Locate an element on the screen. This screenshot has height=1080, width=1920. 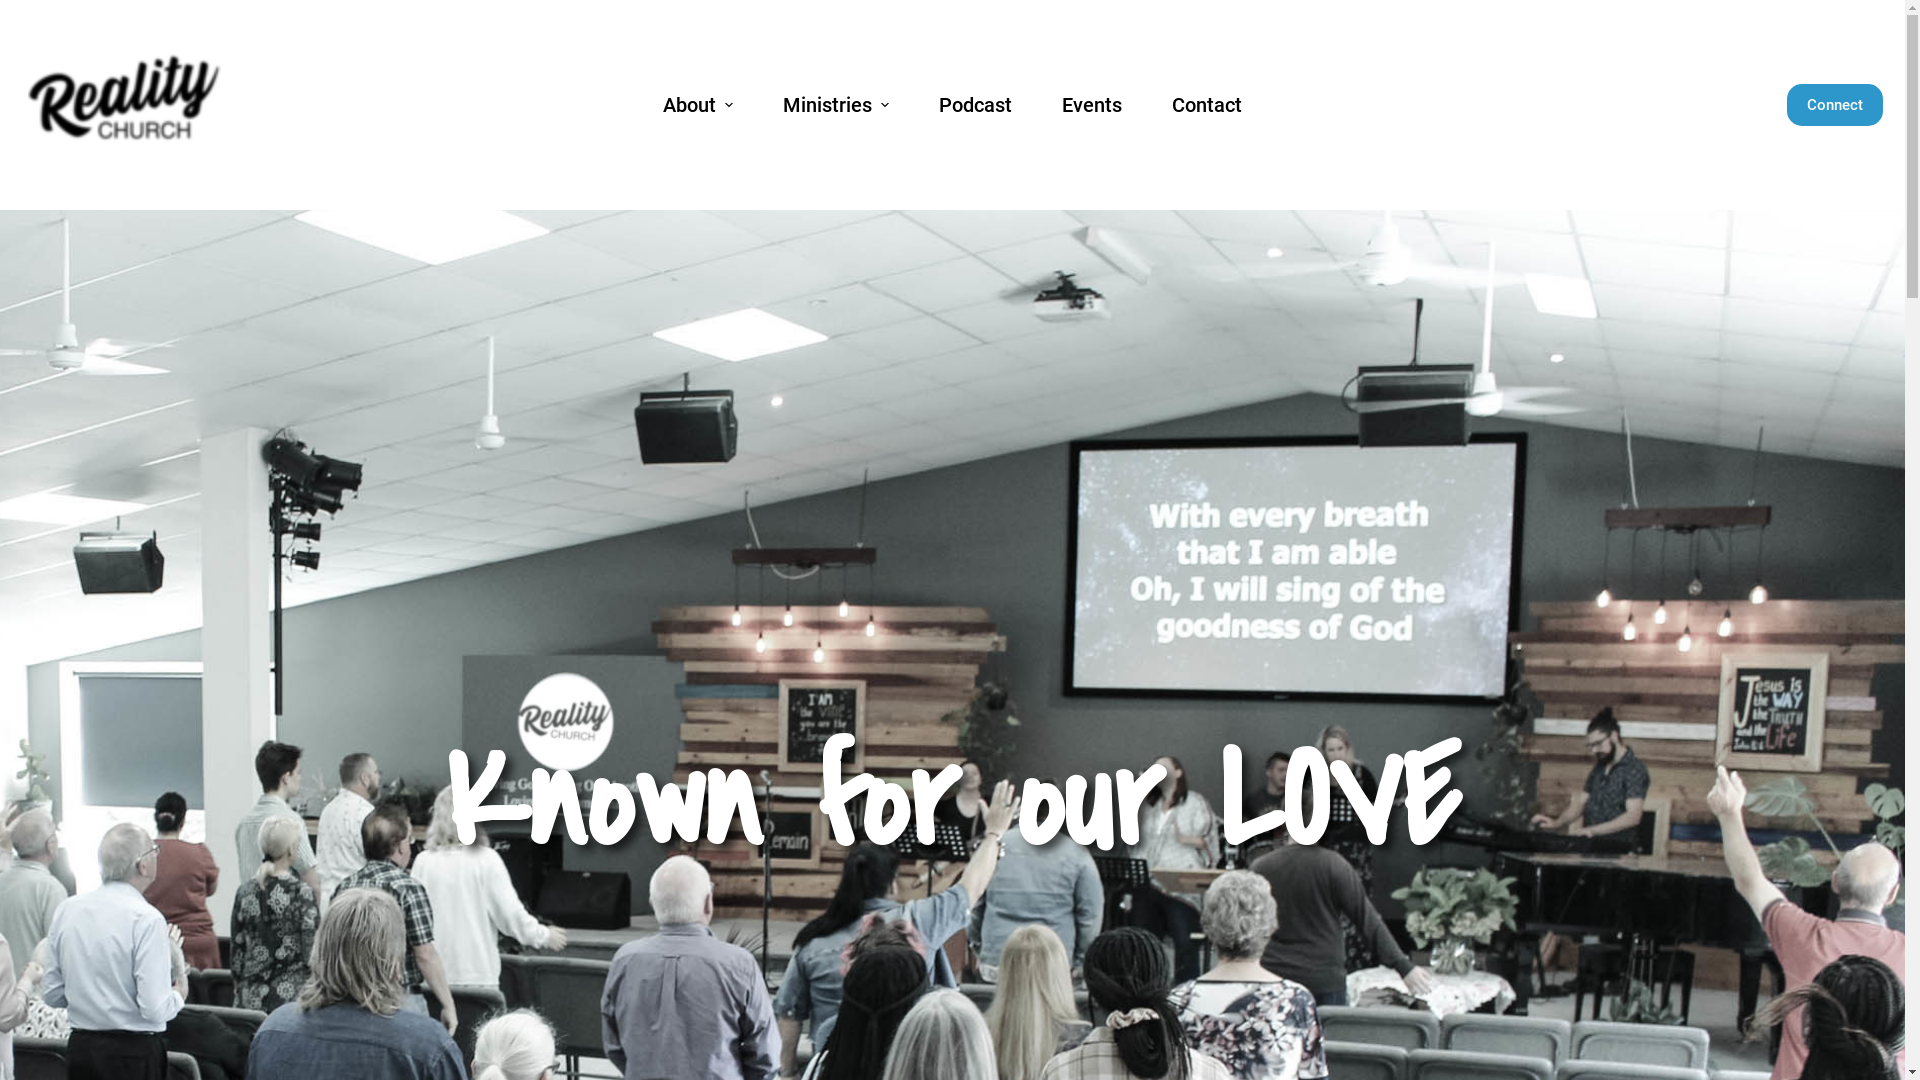
'Events' is located at coordinates (1091, 104).